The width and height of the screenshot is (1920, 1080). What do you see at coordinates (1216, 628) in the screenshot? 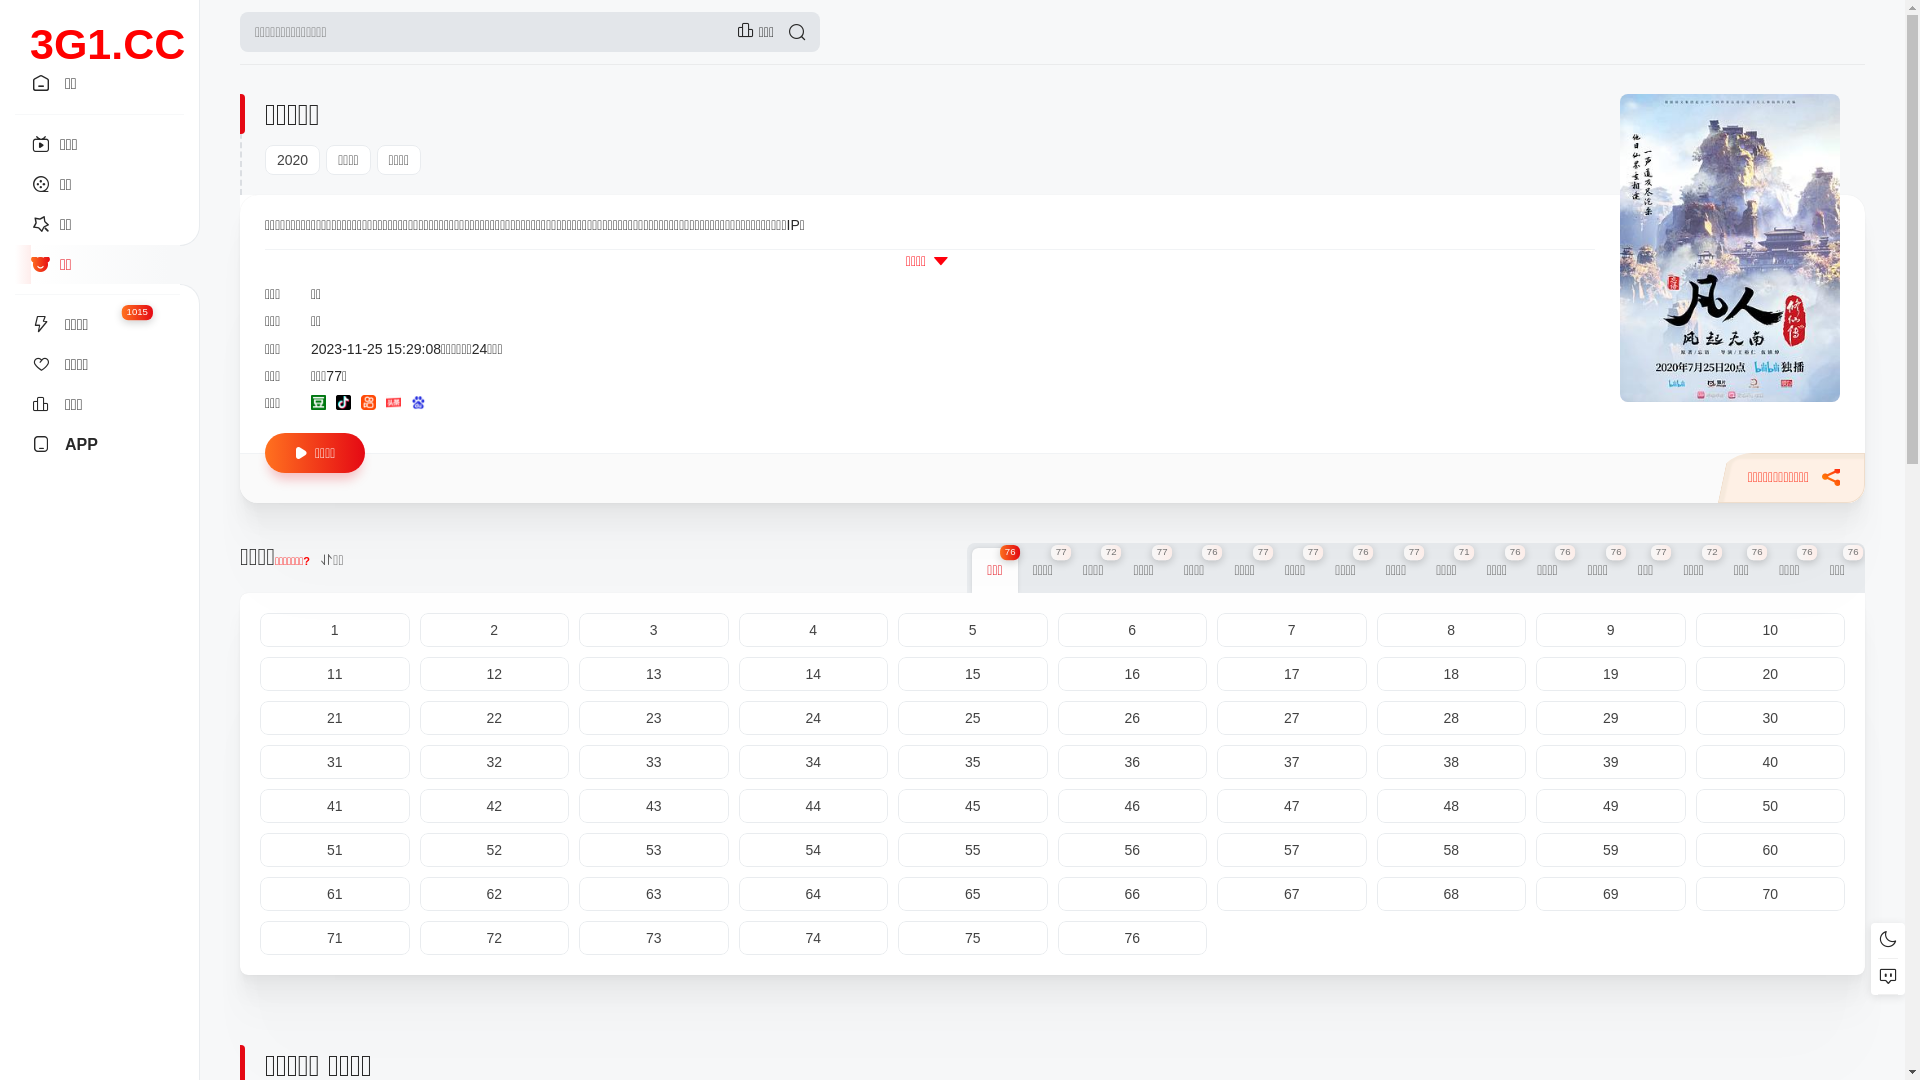
I see `'7'` at bounding box center [1216, 628].